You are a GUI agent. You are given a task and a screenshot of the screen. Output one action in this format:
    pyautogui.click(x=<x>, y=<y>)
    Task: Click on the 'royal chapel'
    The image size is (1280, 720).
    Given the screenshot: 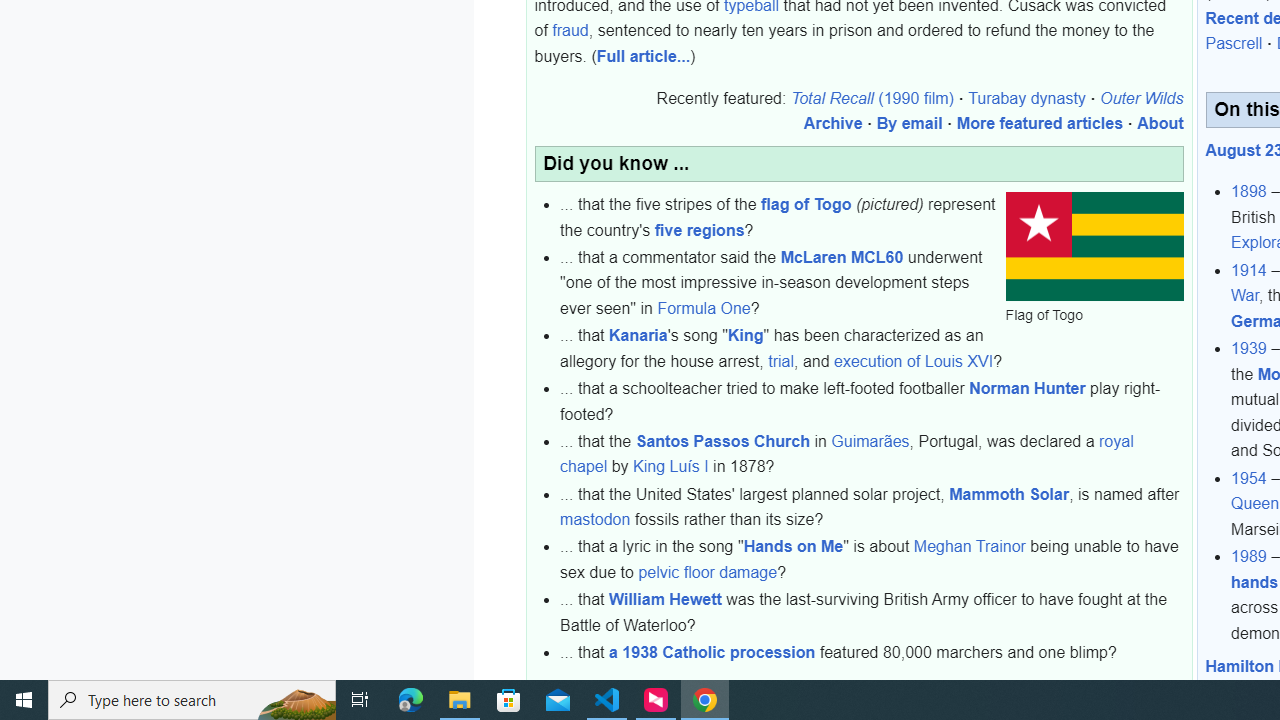 What is the action you would take?
    pyautogui.click(x=847, y=453)
    